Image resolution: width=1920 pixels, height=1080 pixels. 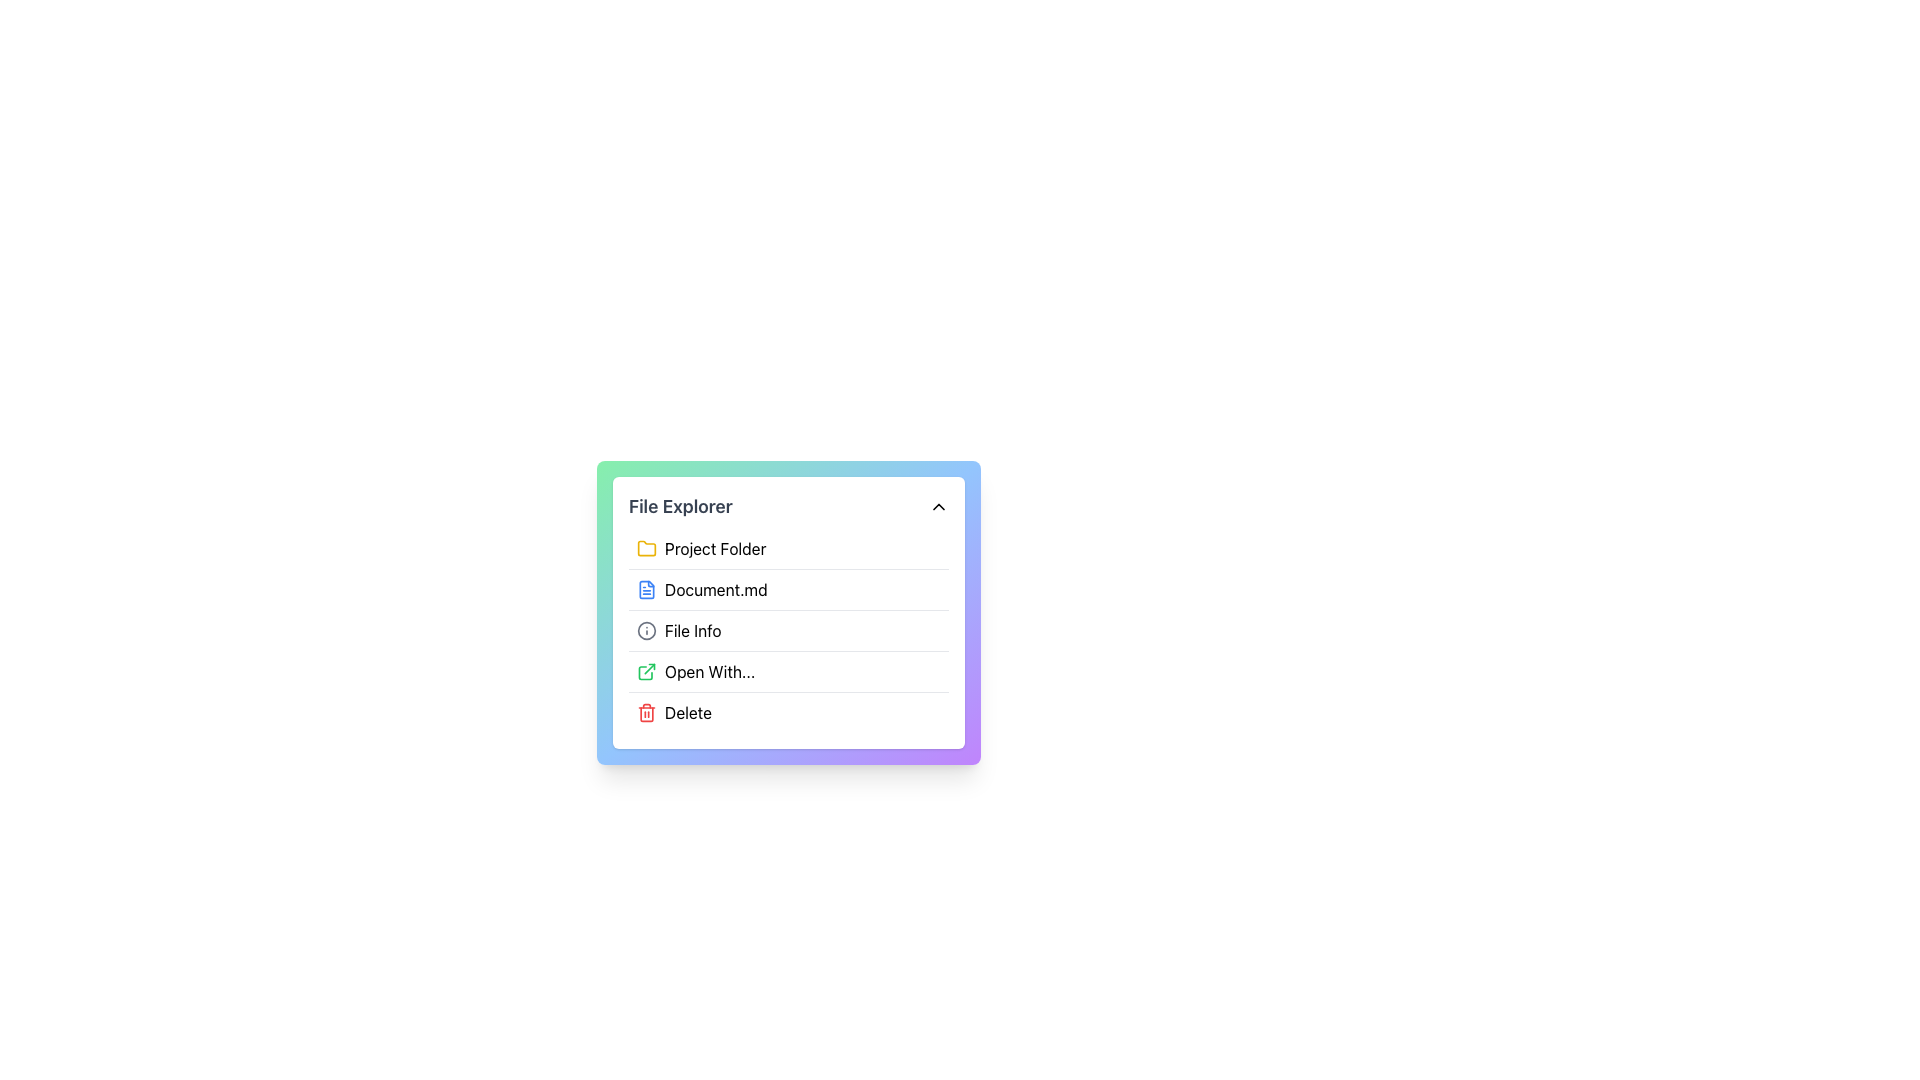 I want to click on the yellow folder icon located next to the 'Project Folder' text in the 'File Explorer' menu, so click(x=647, y=547).